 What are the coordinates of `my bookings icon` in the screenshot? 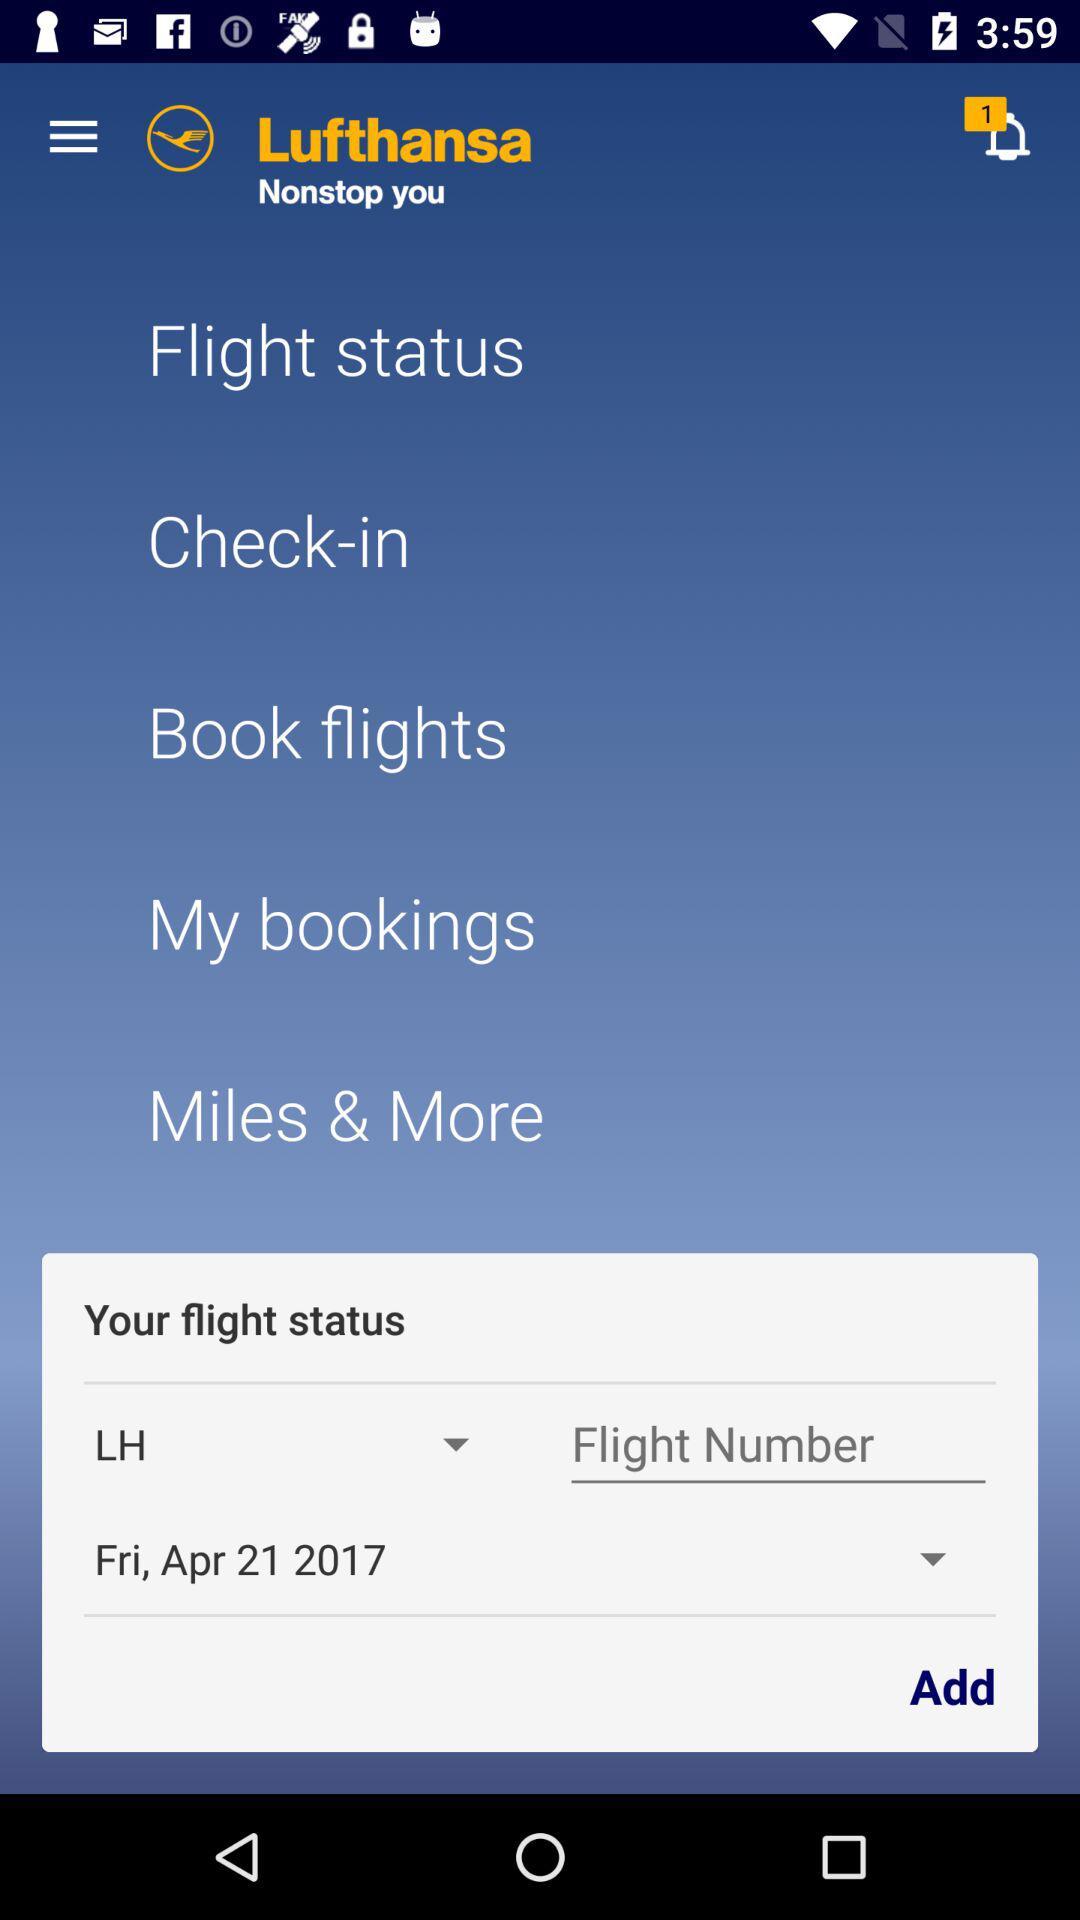 It's located at (540, 921).